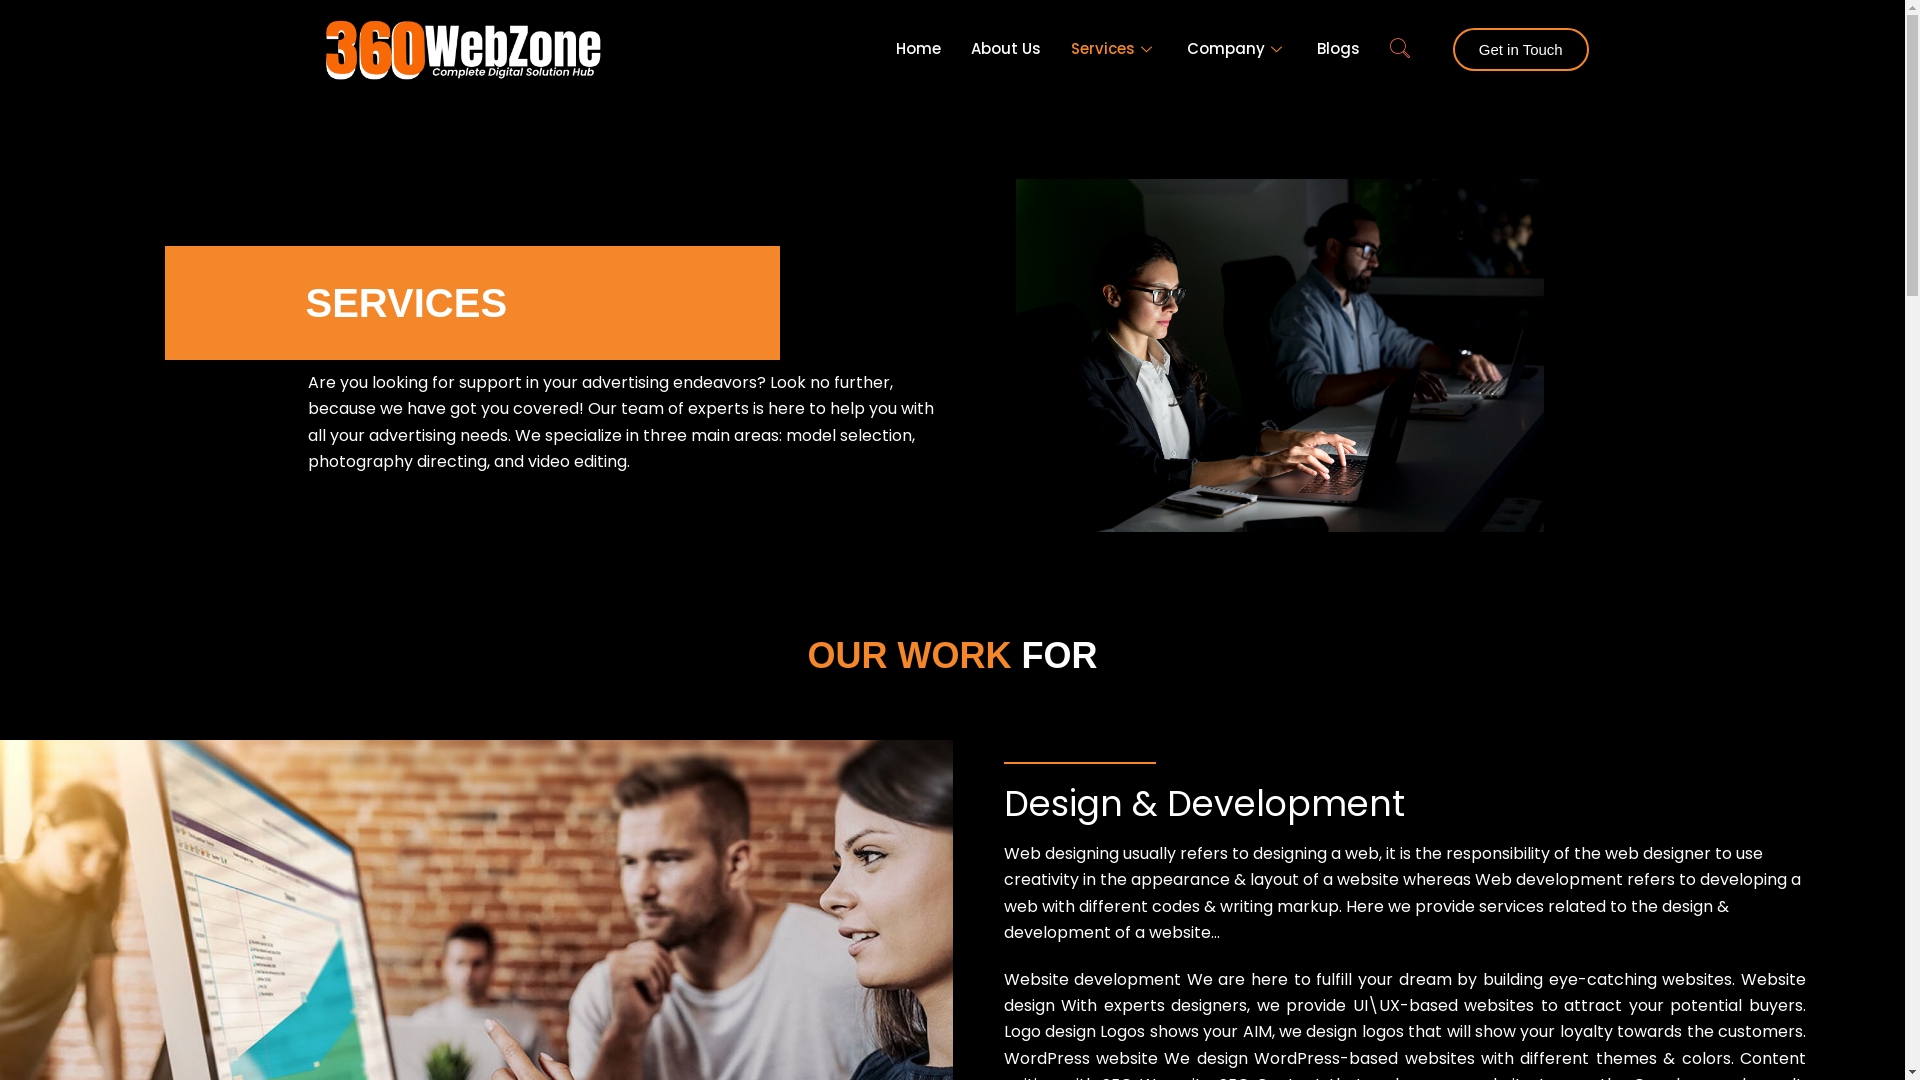  What do you see at coordinates (1006, 49) in the screenshot?
I see `'About Us'` at bounding box center [1006, 49].